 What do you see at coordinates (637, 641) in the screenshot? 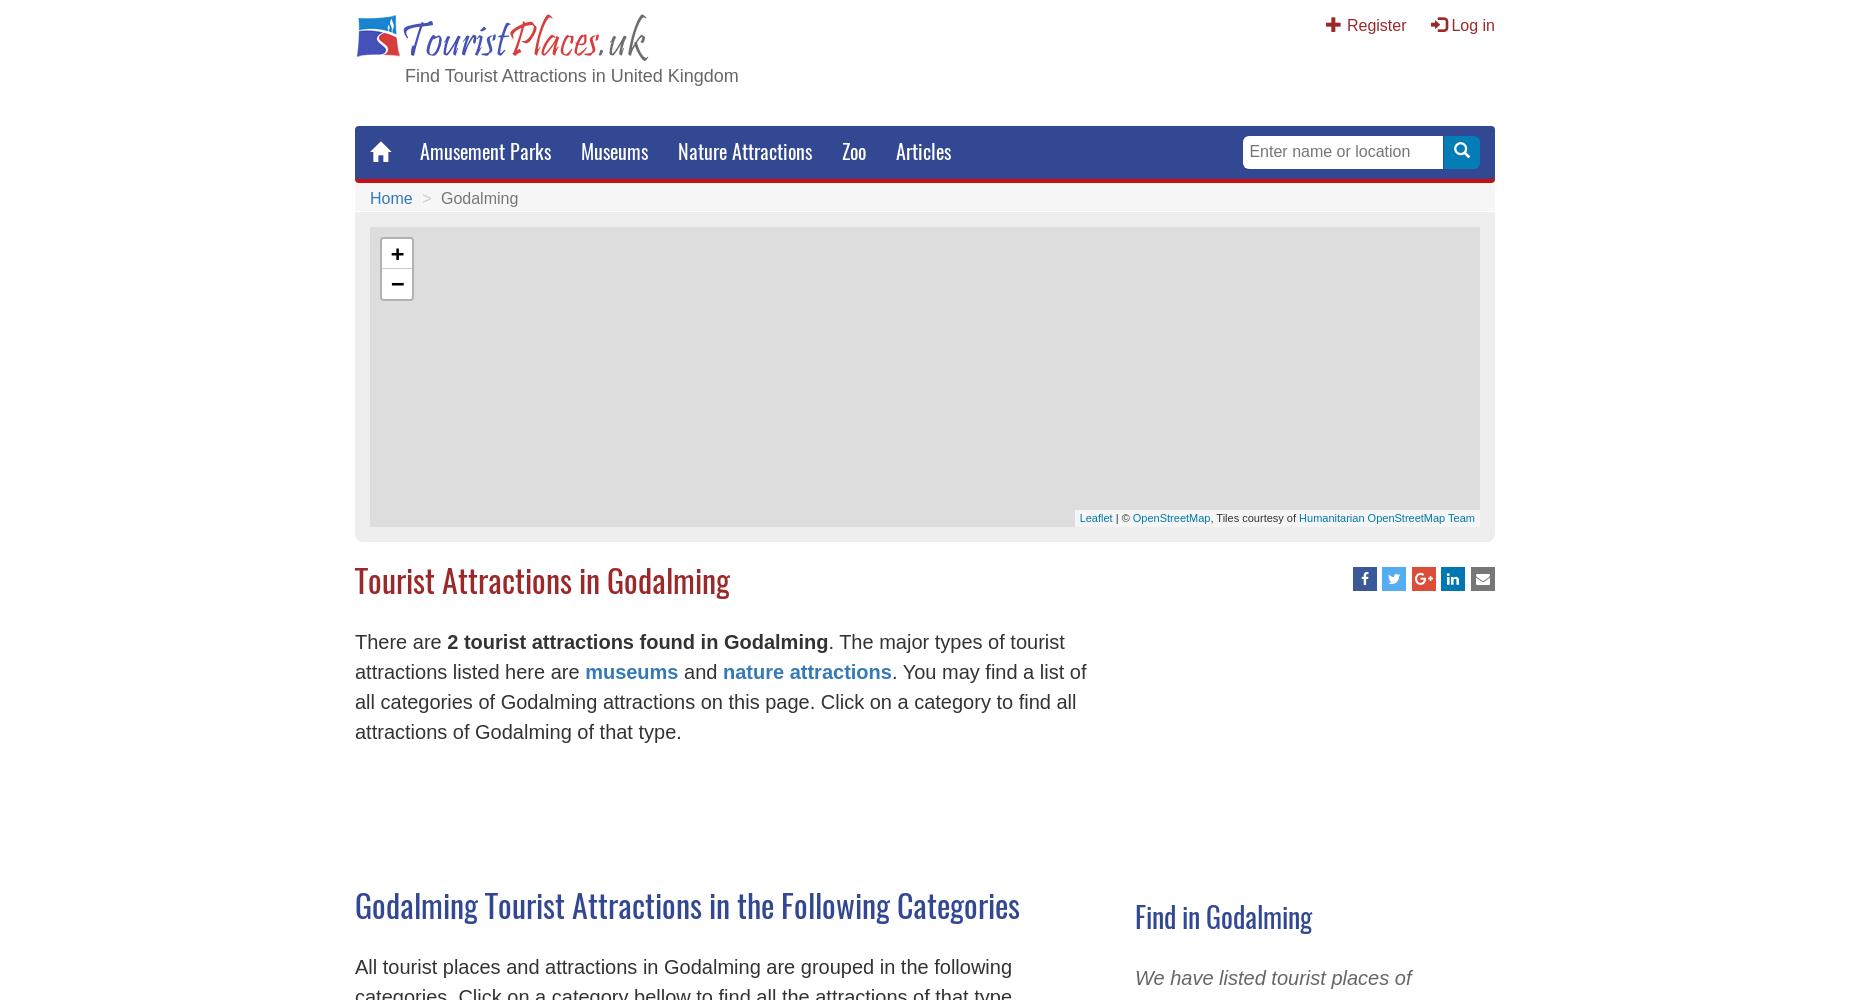
I see `'2 tourist attractions found in Godalming'` at bounding box center [637, 641].